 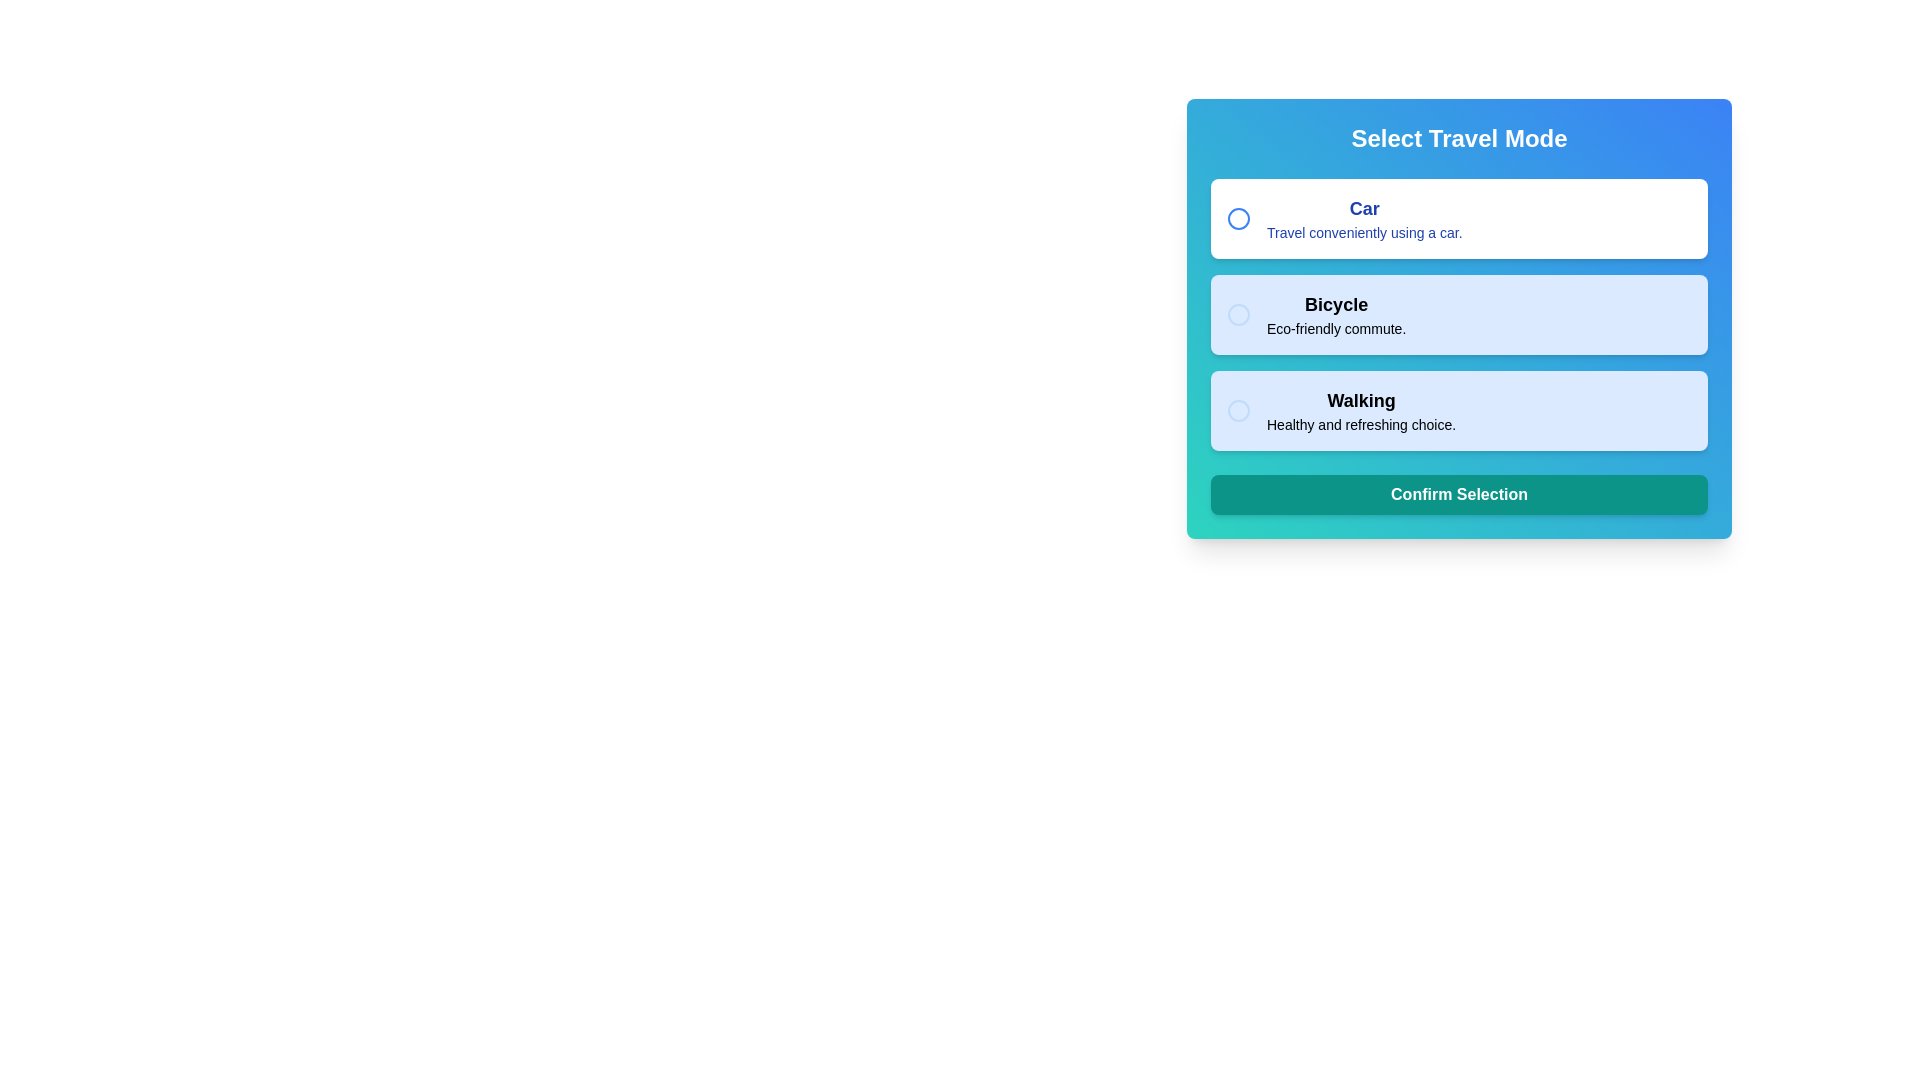 I want to click on informational text block for the 'Car' travel mode option, which is located under the 'Select Travel Mode' header, positioned above the 'Bicycle' and 'Walking' options, so click(x=1363, y=219).